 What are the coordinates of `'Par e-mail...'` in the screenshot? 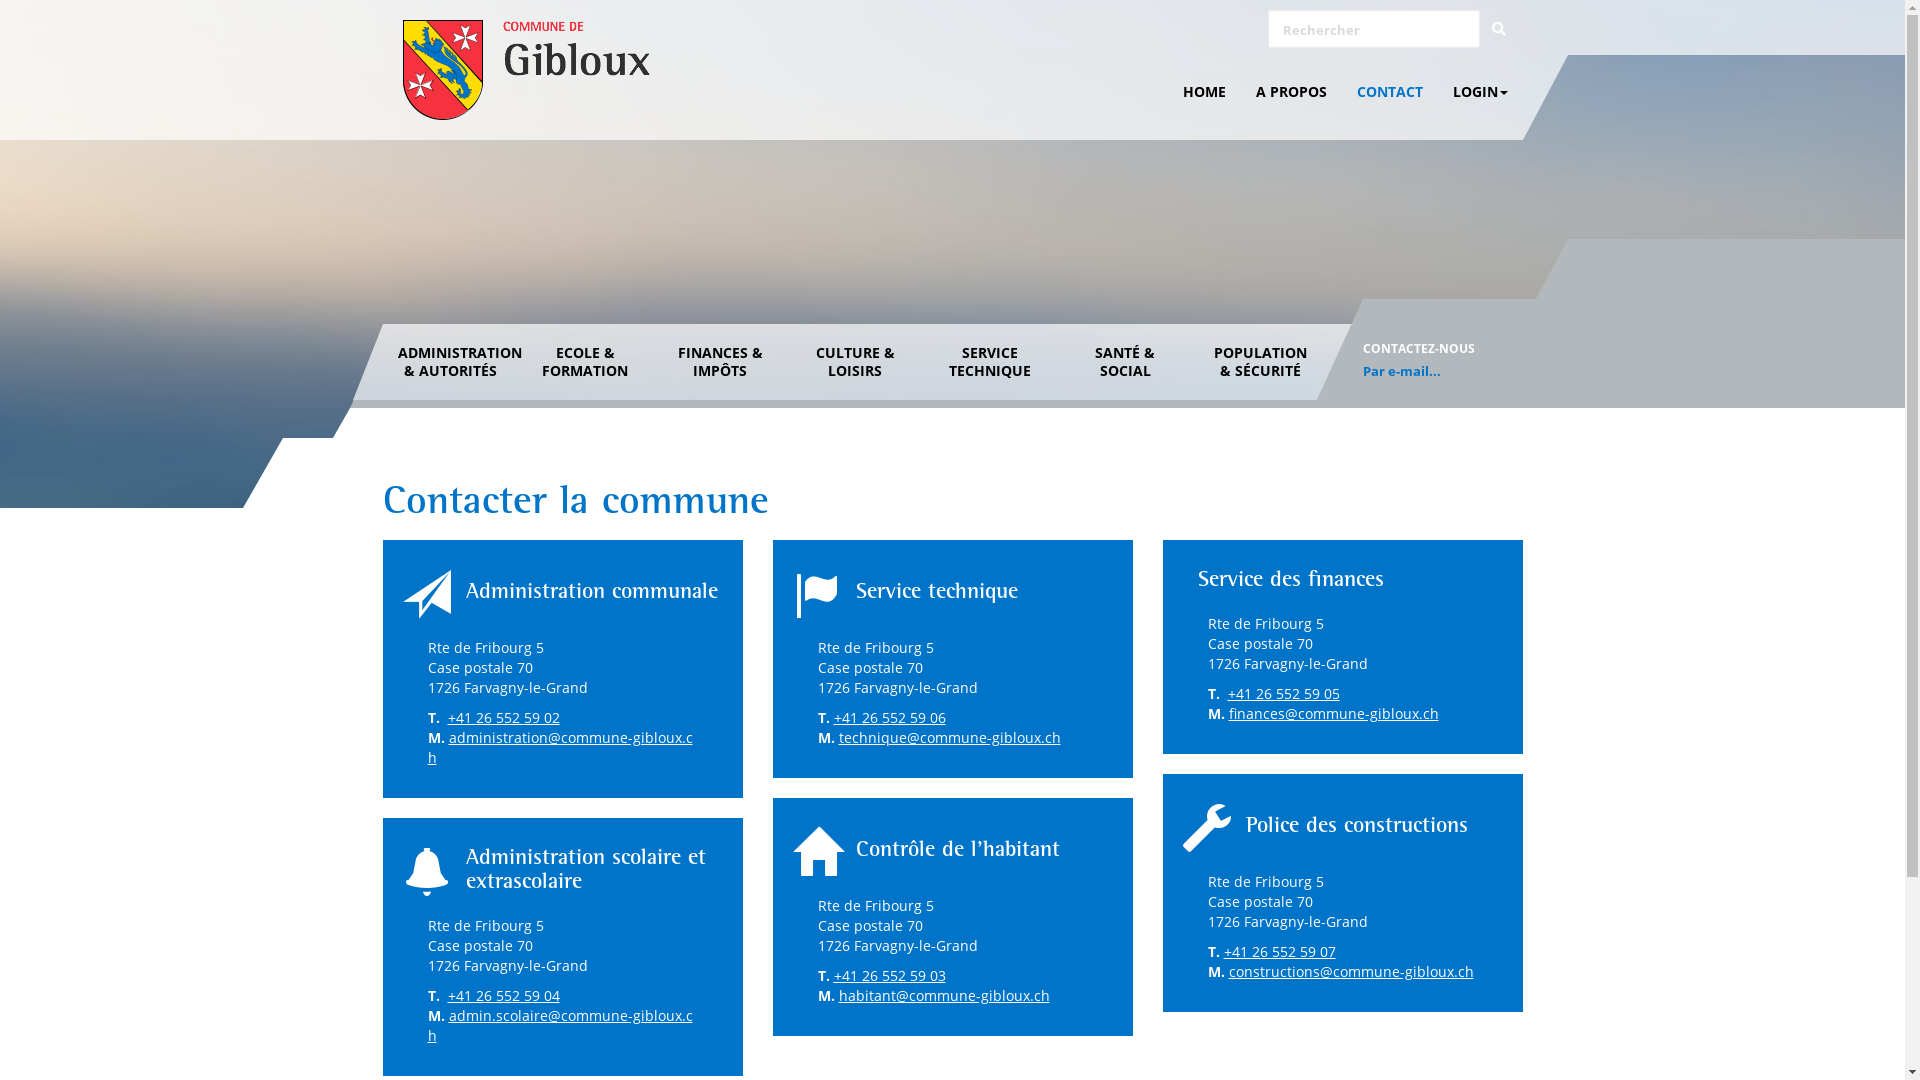 It's located at (1400, 370).